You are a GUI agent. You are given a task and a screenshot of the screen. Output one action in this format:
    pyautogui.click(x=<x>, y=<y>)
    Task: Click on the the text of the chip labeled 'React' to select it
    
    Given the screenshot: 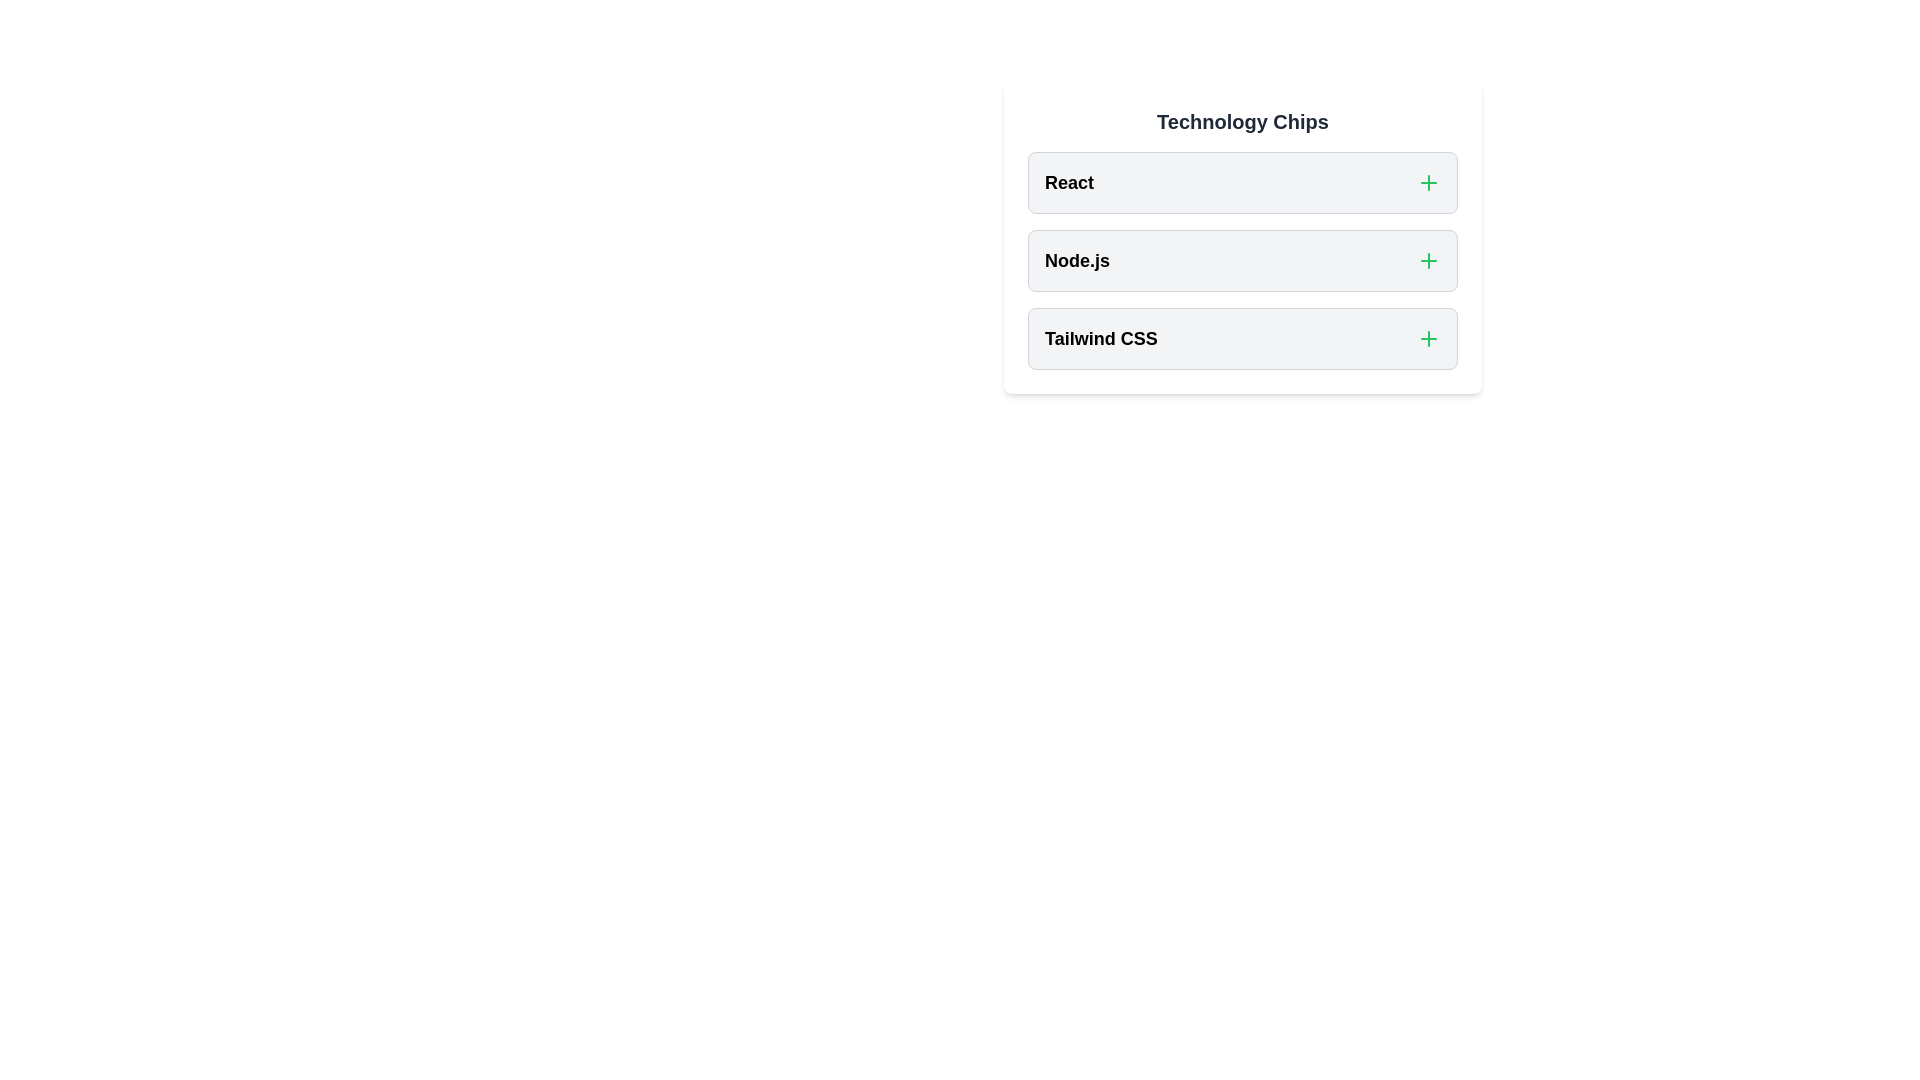 What is the action you would take?
    pyautogui.click(x=1068, y=182)
    